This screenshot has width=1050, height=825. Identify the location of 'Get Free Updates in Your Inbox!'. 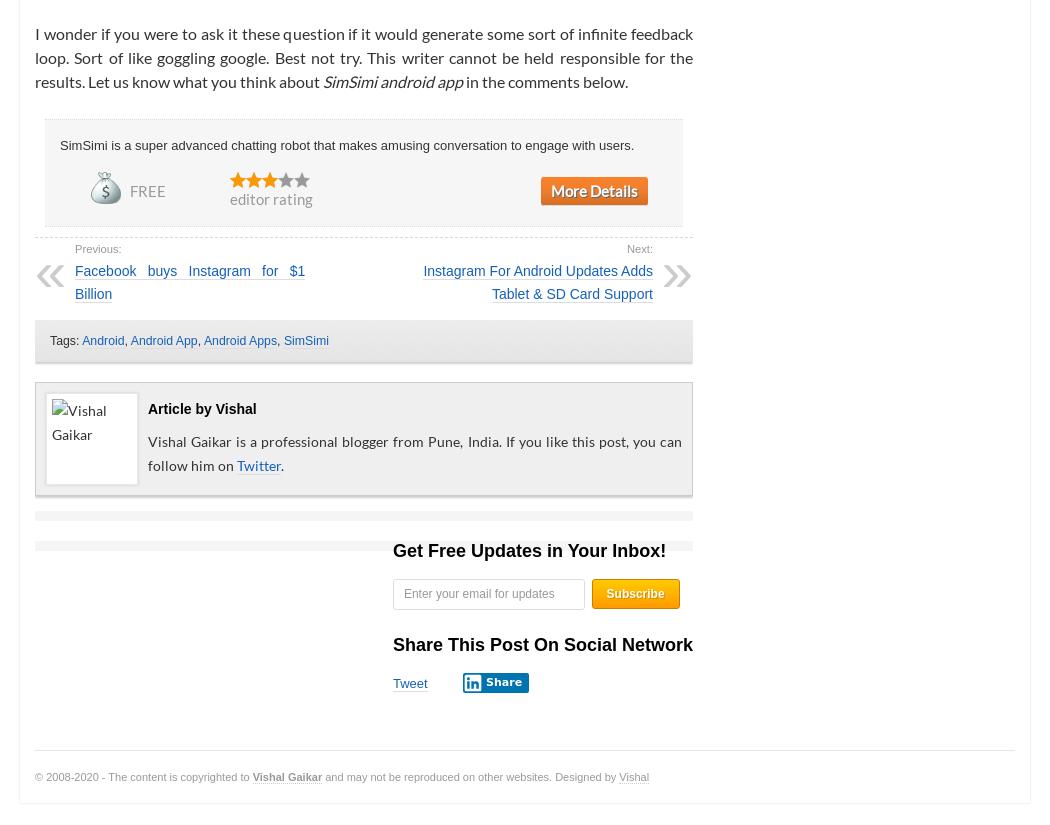
(528, 550).